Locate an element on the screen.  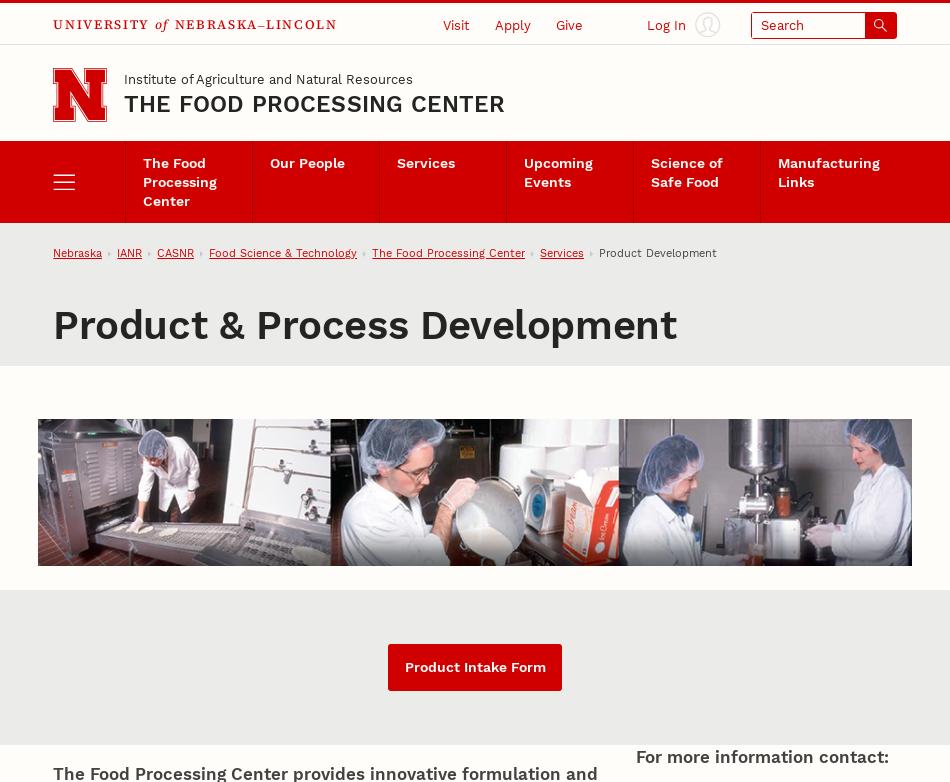
'Suite Spot' is located at coordinates (173, 146).